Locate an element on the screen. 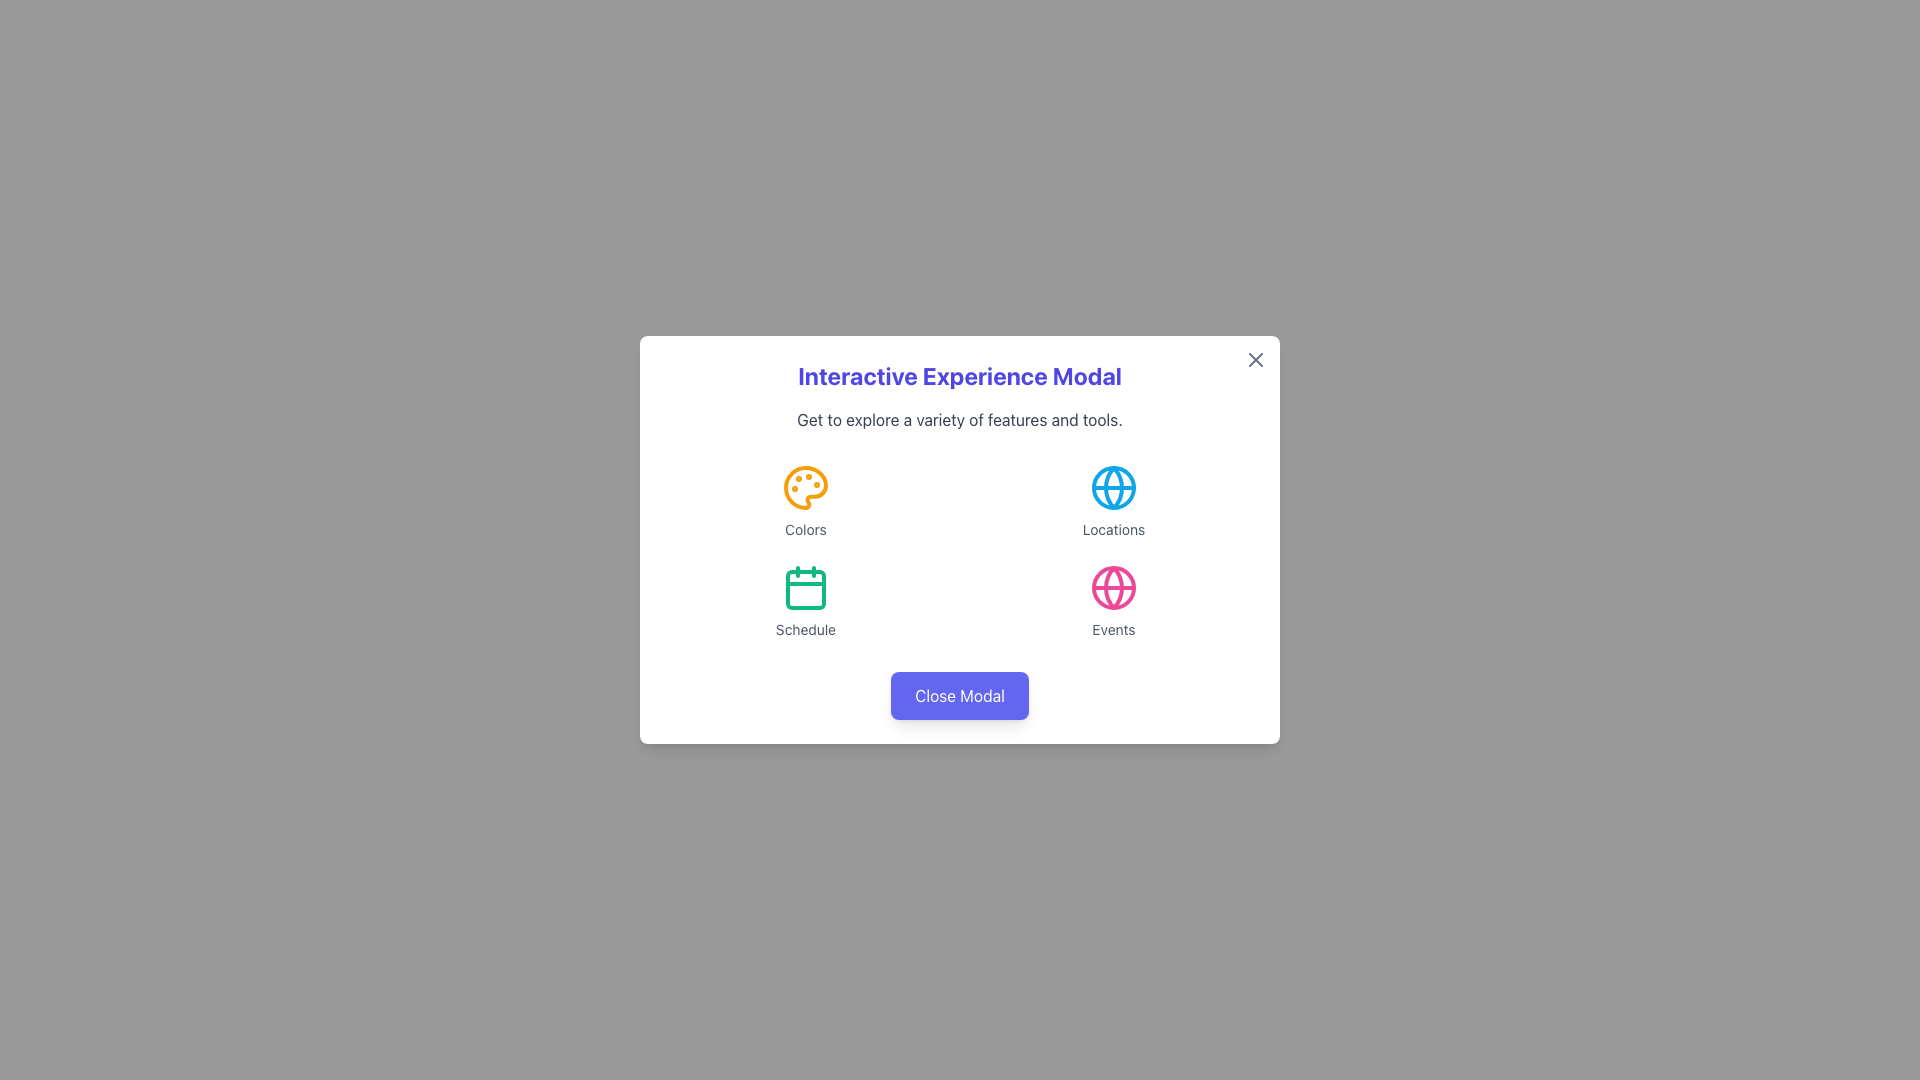 This screenshot has height=1080, width=1920. the 'Colors' icon located in the top-left corner of the grid layout is located at coordinates (806, 500).